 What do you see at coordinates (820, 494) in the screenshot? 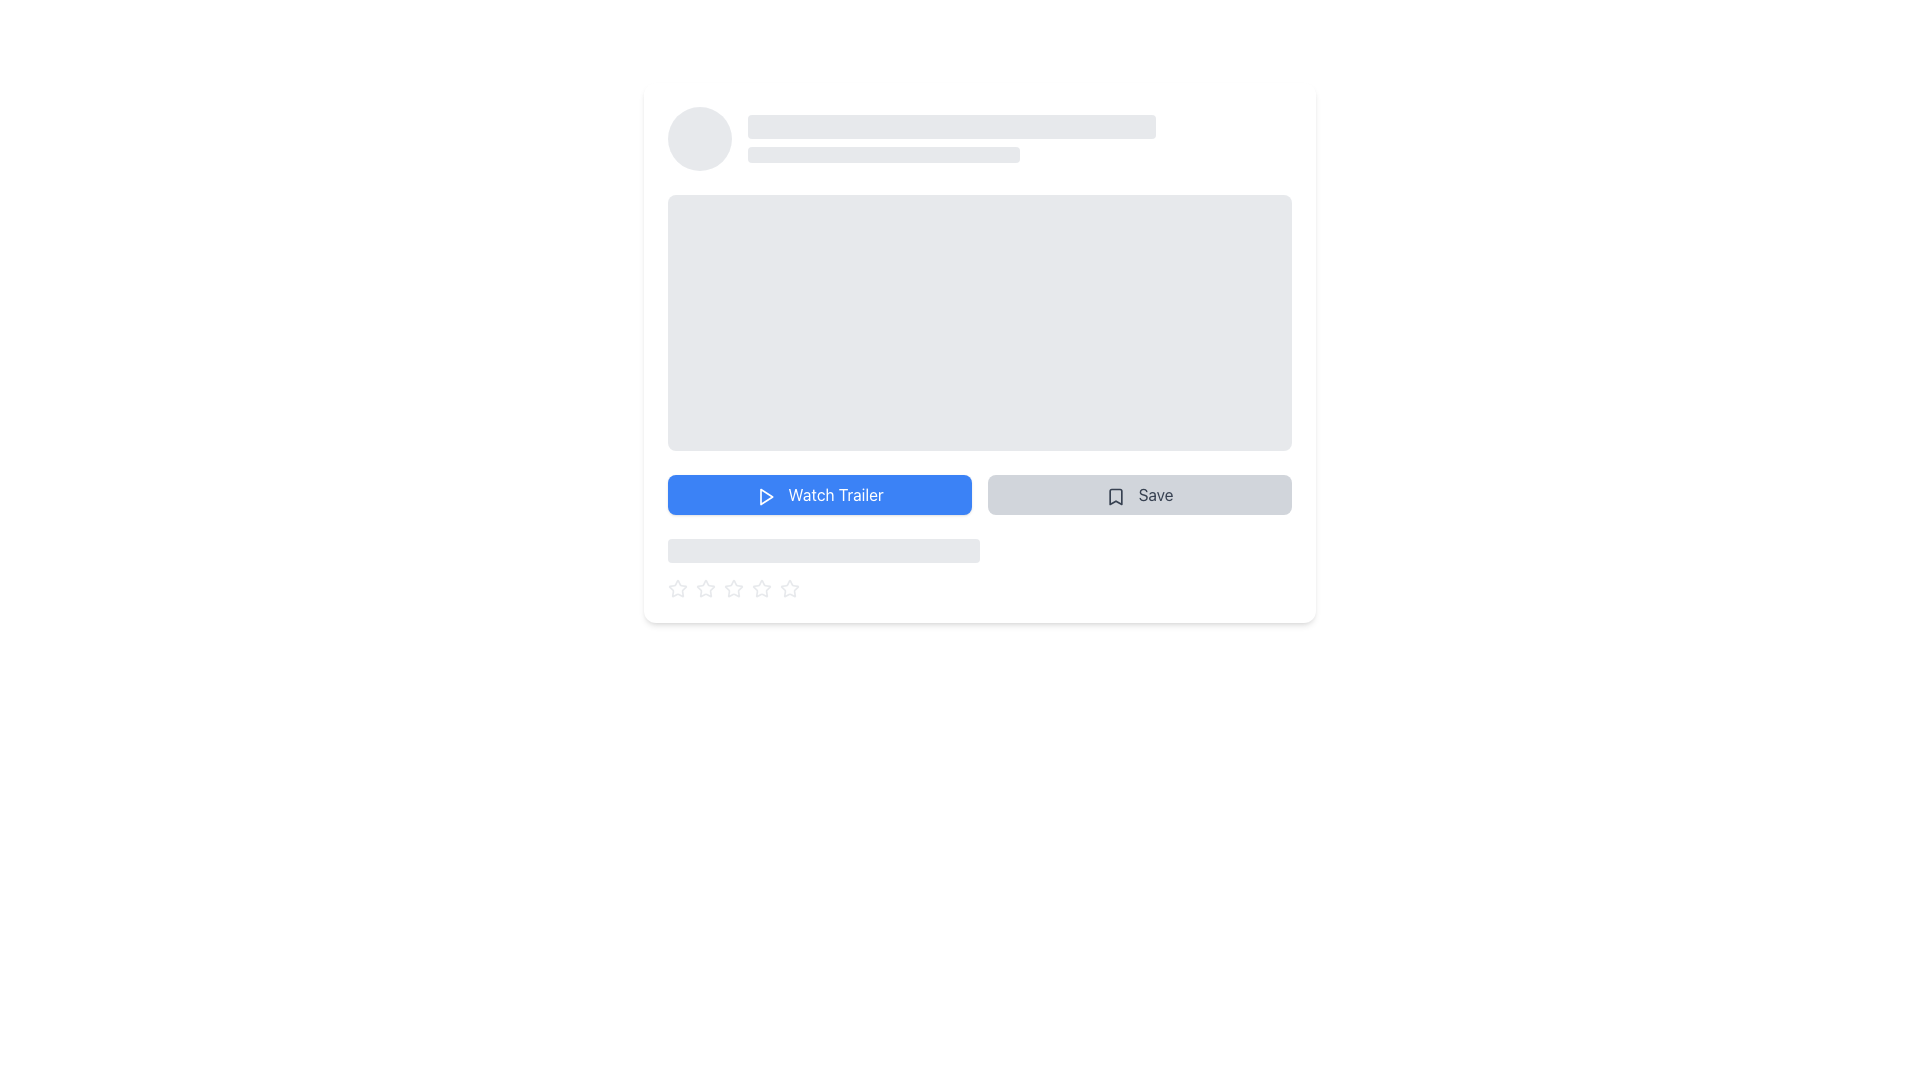
I see `the bright blue 'Watch Trailer' button with rounded edges` at bounding box center [820, 494].